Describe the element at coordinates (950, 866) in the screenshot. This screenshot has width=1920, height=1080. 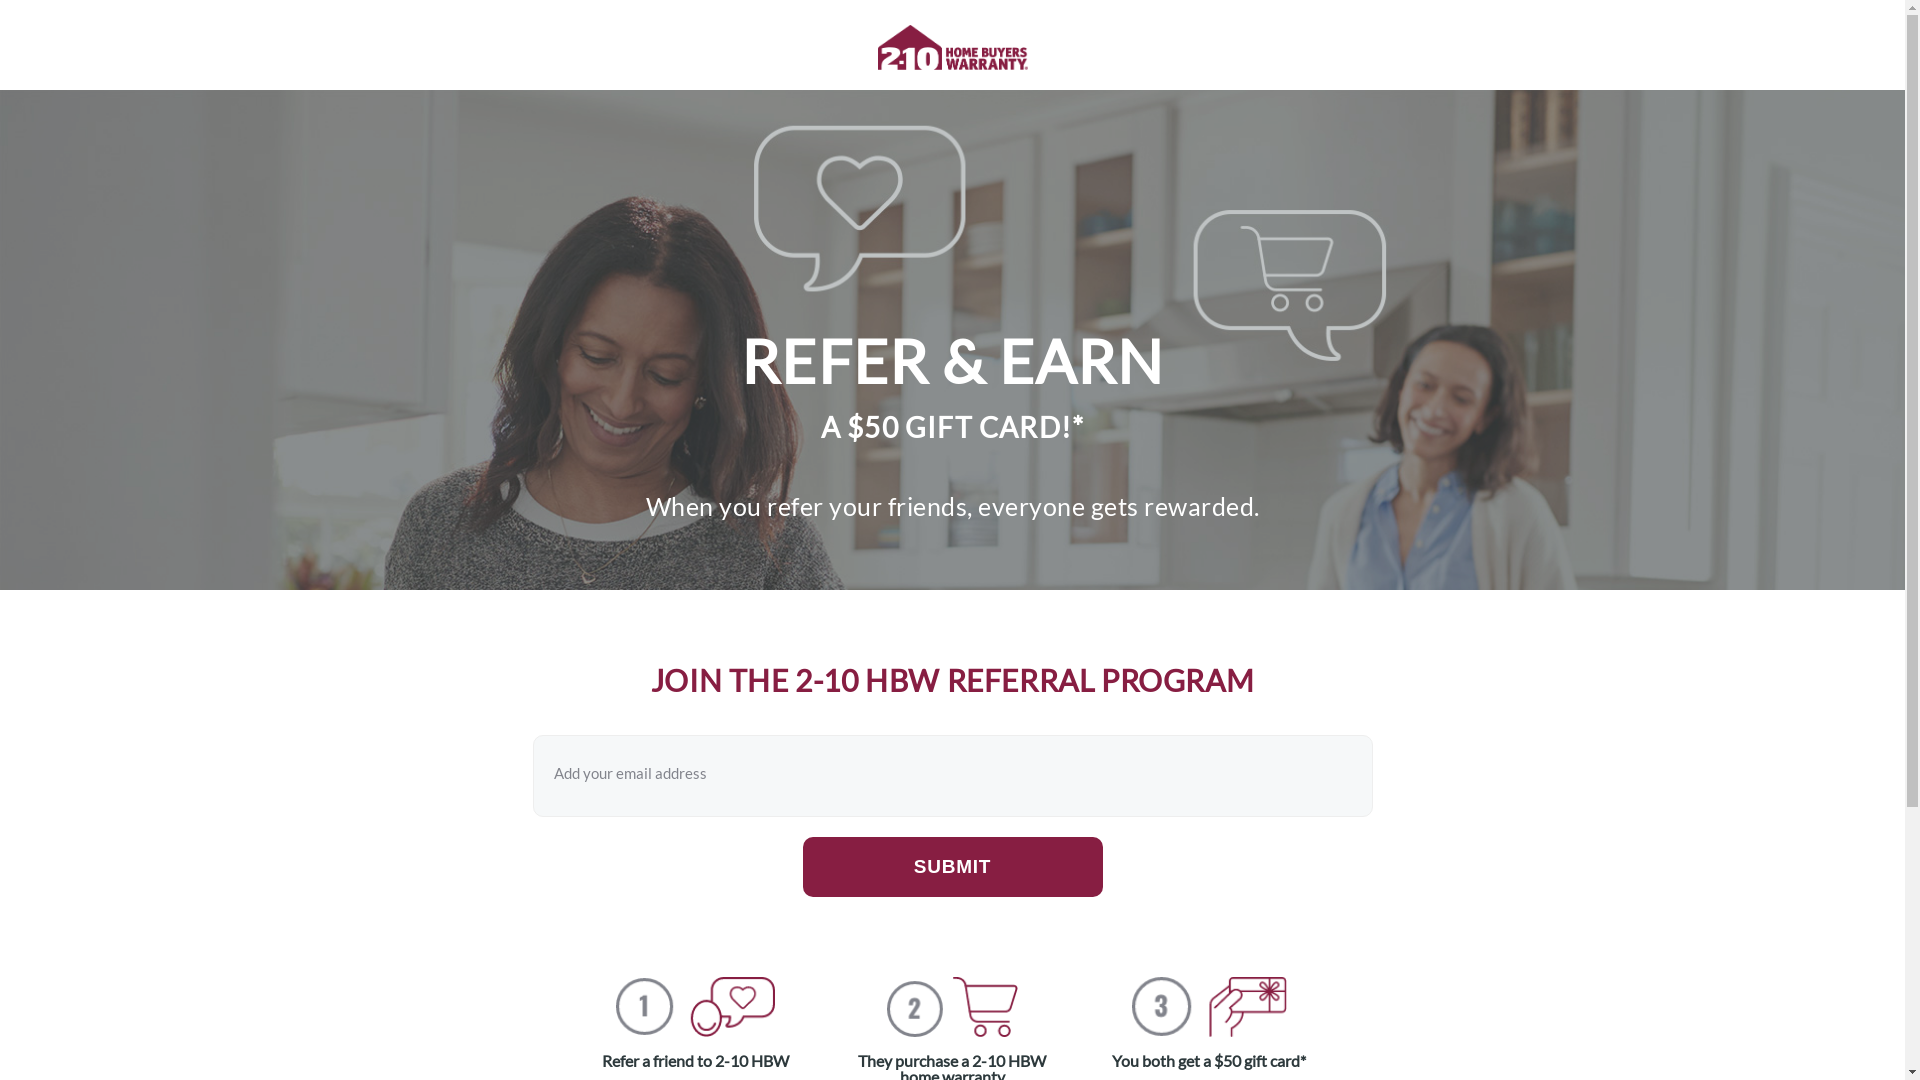
I see `'SUBMIT'` at that location.